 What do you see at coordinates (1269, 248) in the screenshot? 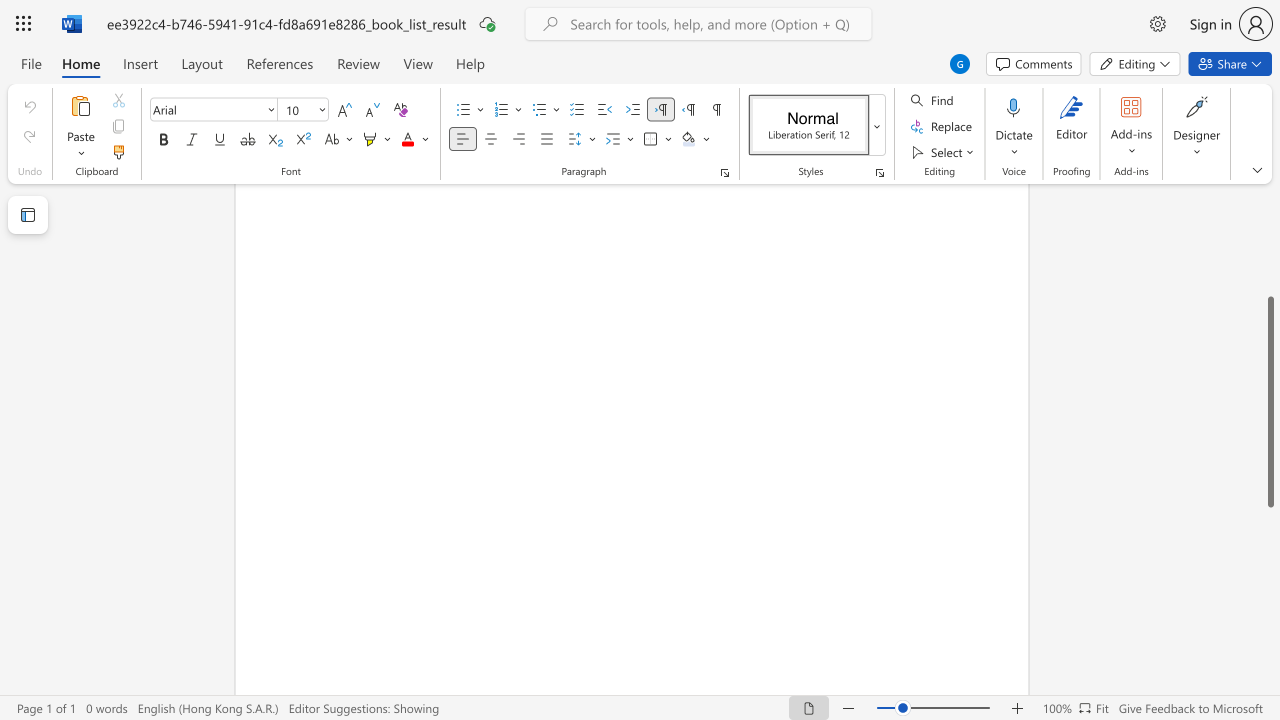
I see `the scrollbar on the right to shift the page higher` at bounding box center [1269, 248].